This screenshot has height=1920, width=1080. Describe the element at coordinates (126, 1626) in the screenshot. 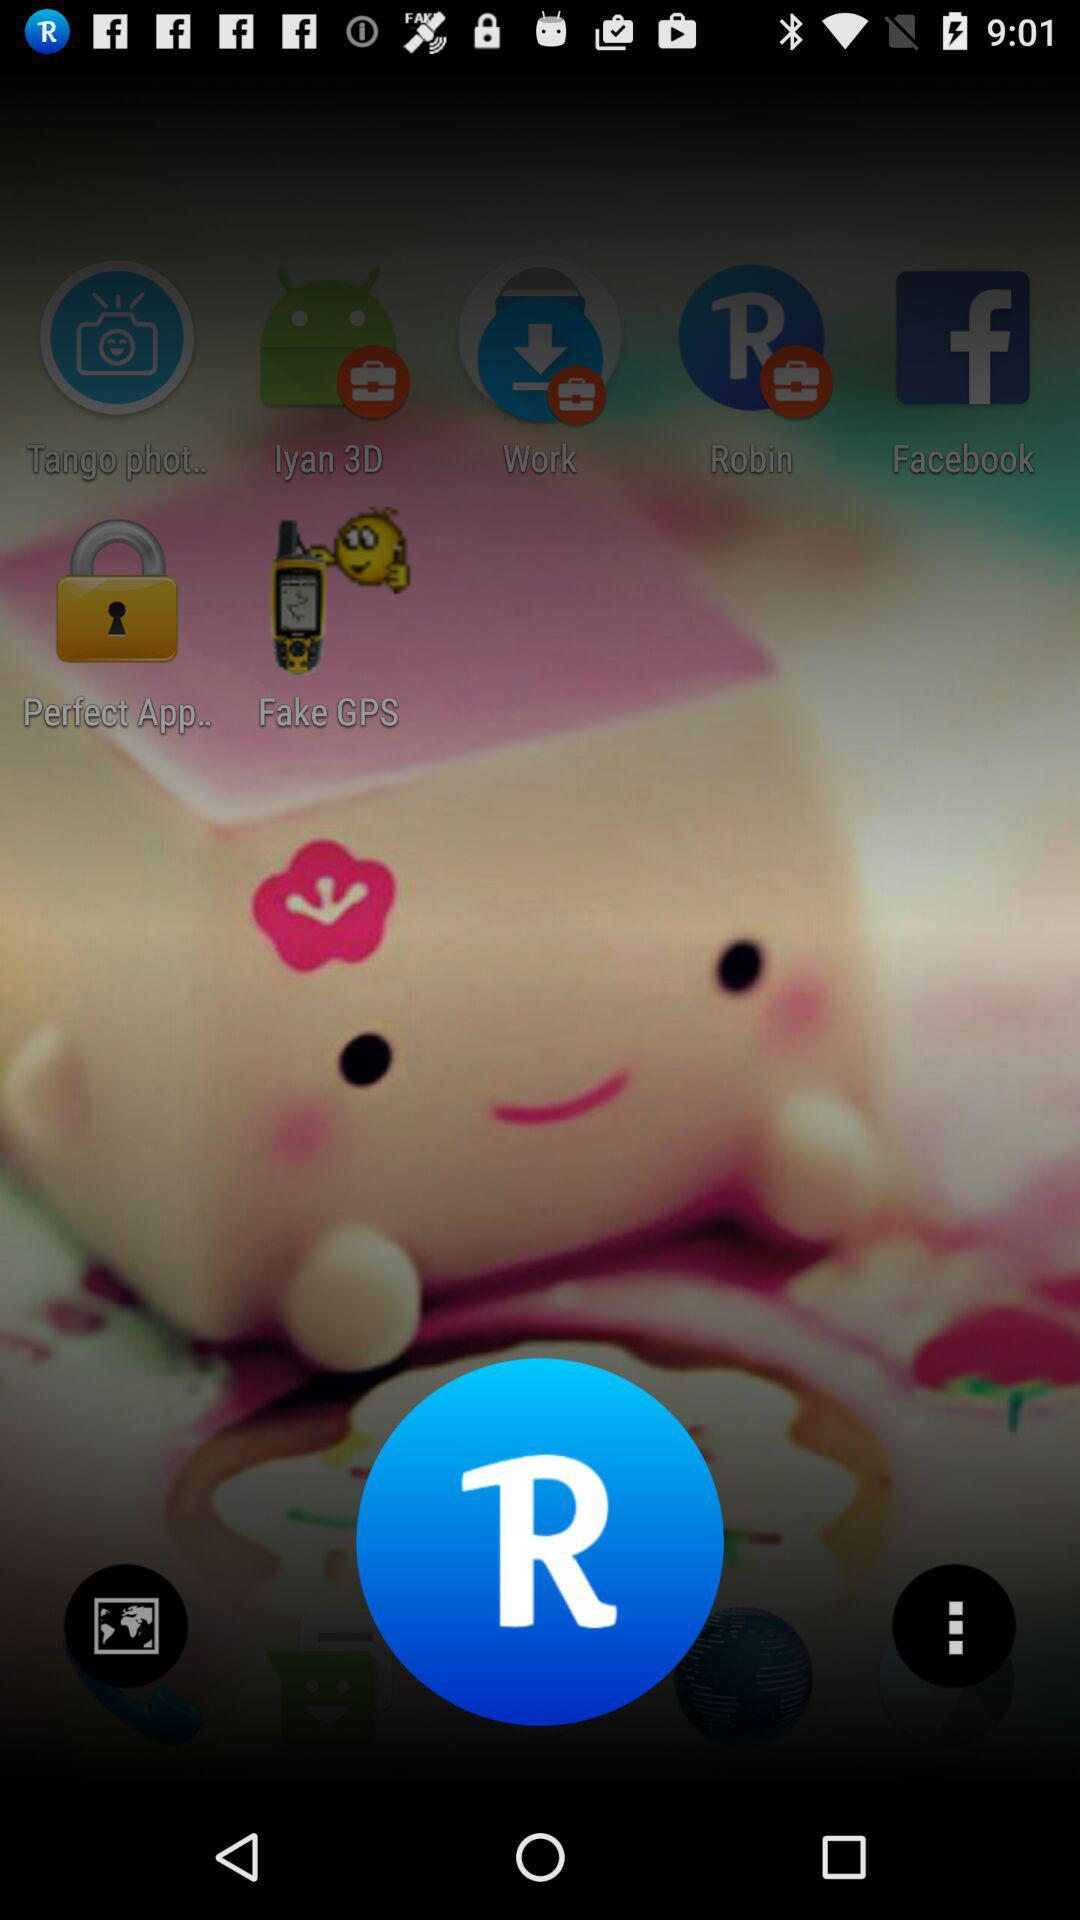

I see `map option` at that location.